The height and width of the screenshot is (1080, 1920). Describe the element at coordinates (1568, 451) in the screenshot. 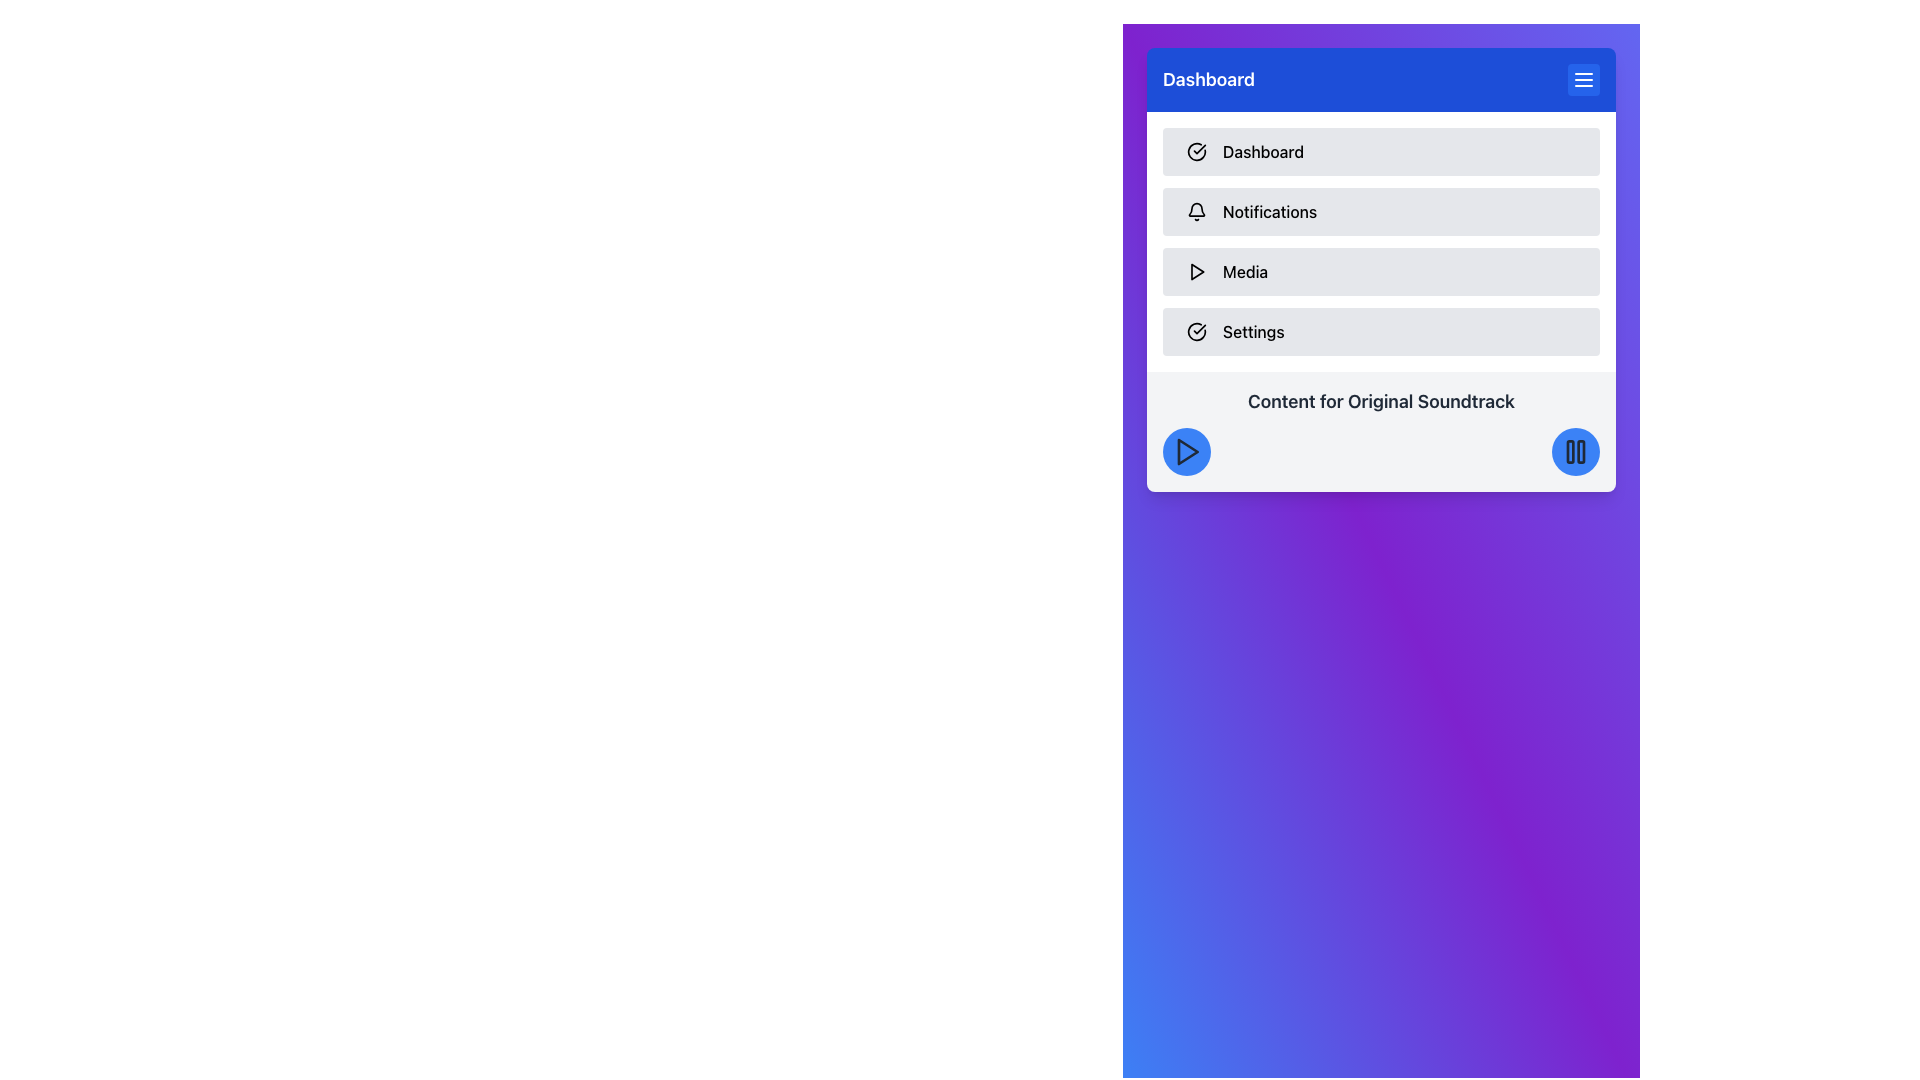

I see `the left vertical bar of the pause icon located inside the blue circular button at the bottom-right corner of the display` at that location.